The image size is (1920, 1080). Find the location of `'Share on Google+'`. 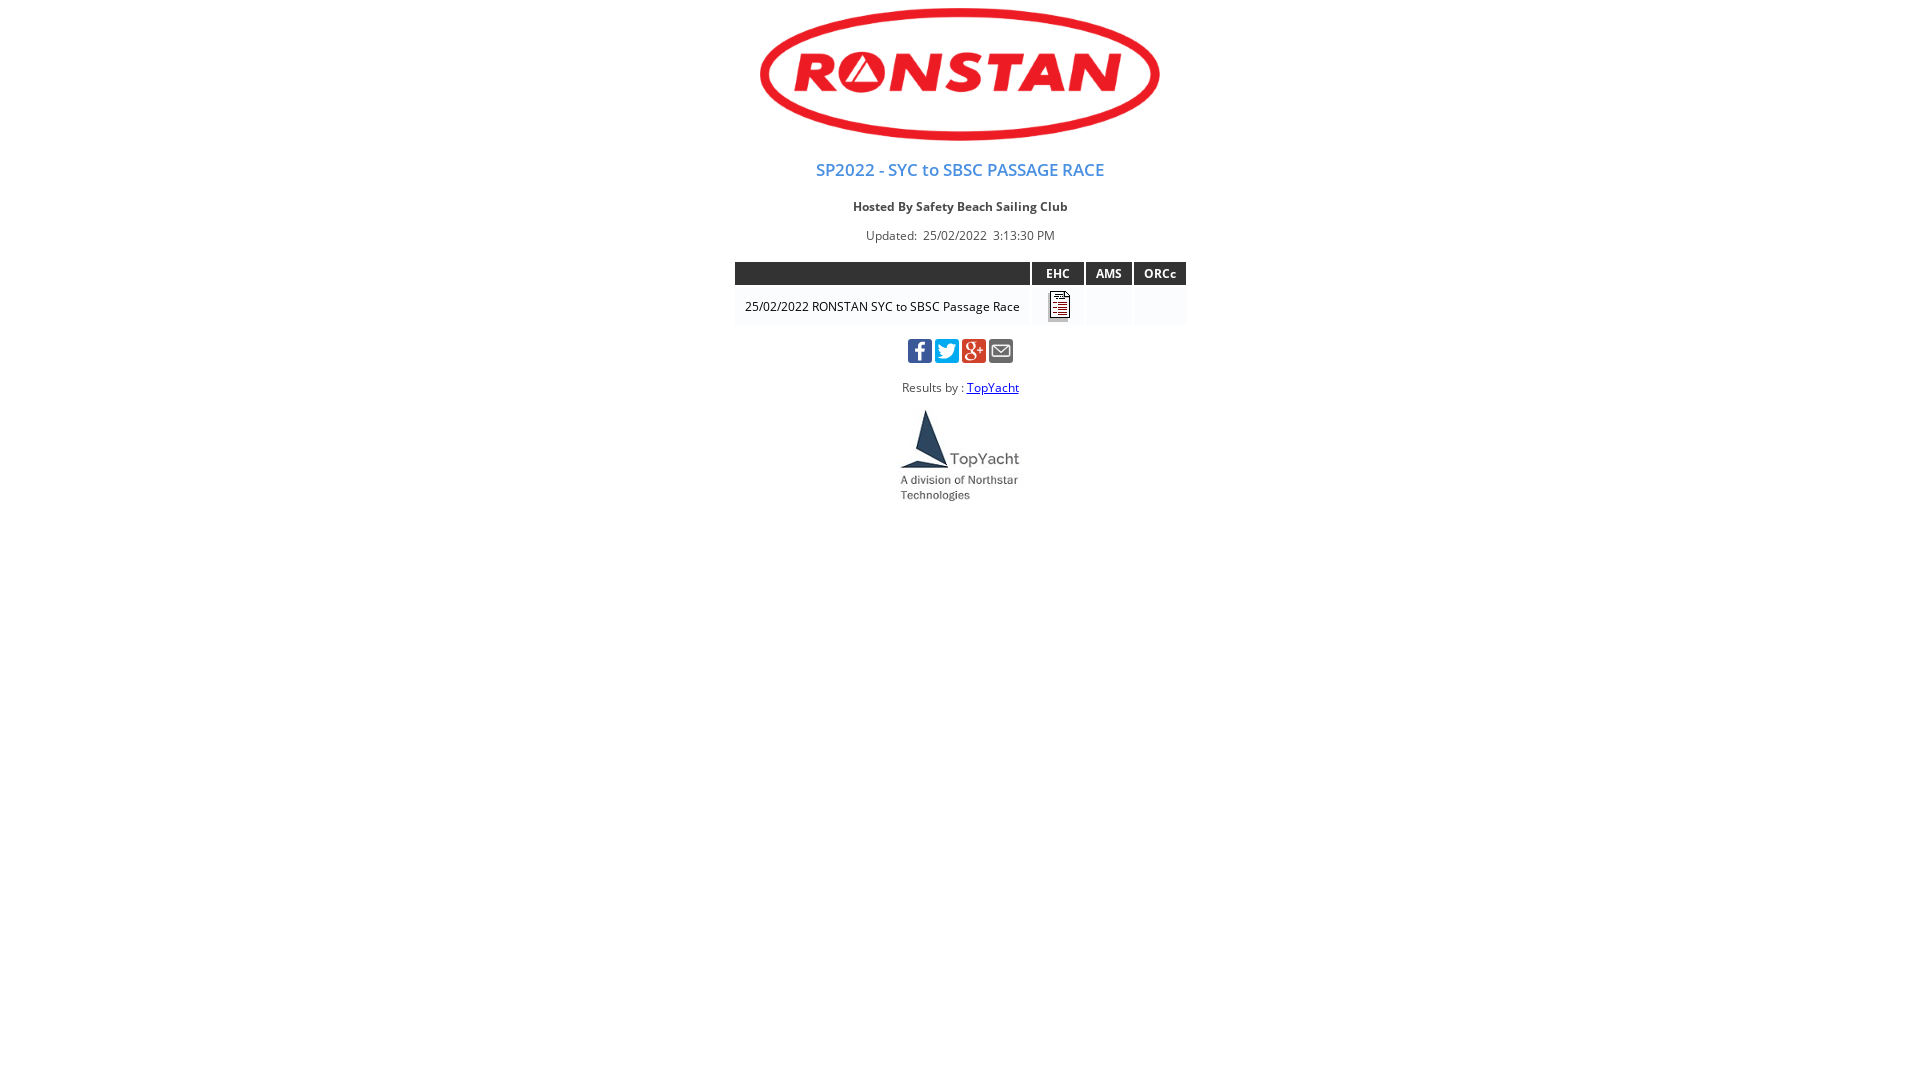

'Share on Google+' is located at coordinates (974, 357).